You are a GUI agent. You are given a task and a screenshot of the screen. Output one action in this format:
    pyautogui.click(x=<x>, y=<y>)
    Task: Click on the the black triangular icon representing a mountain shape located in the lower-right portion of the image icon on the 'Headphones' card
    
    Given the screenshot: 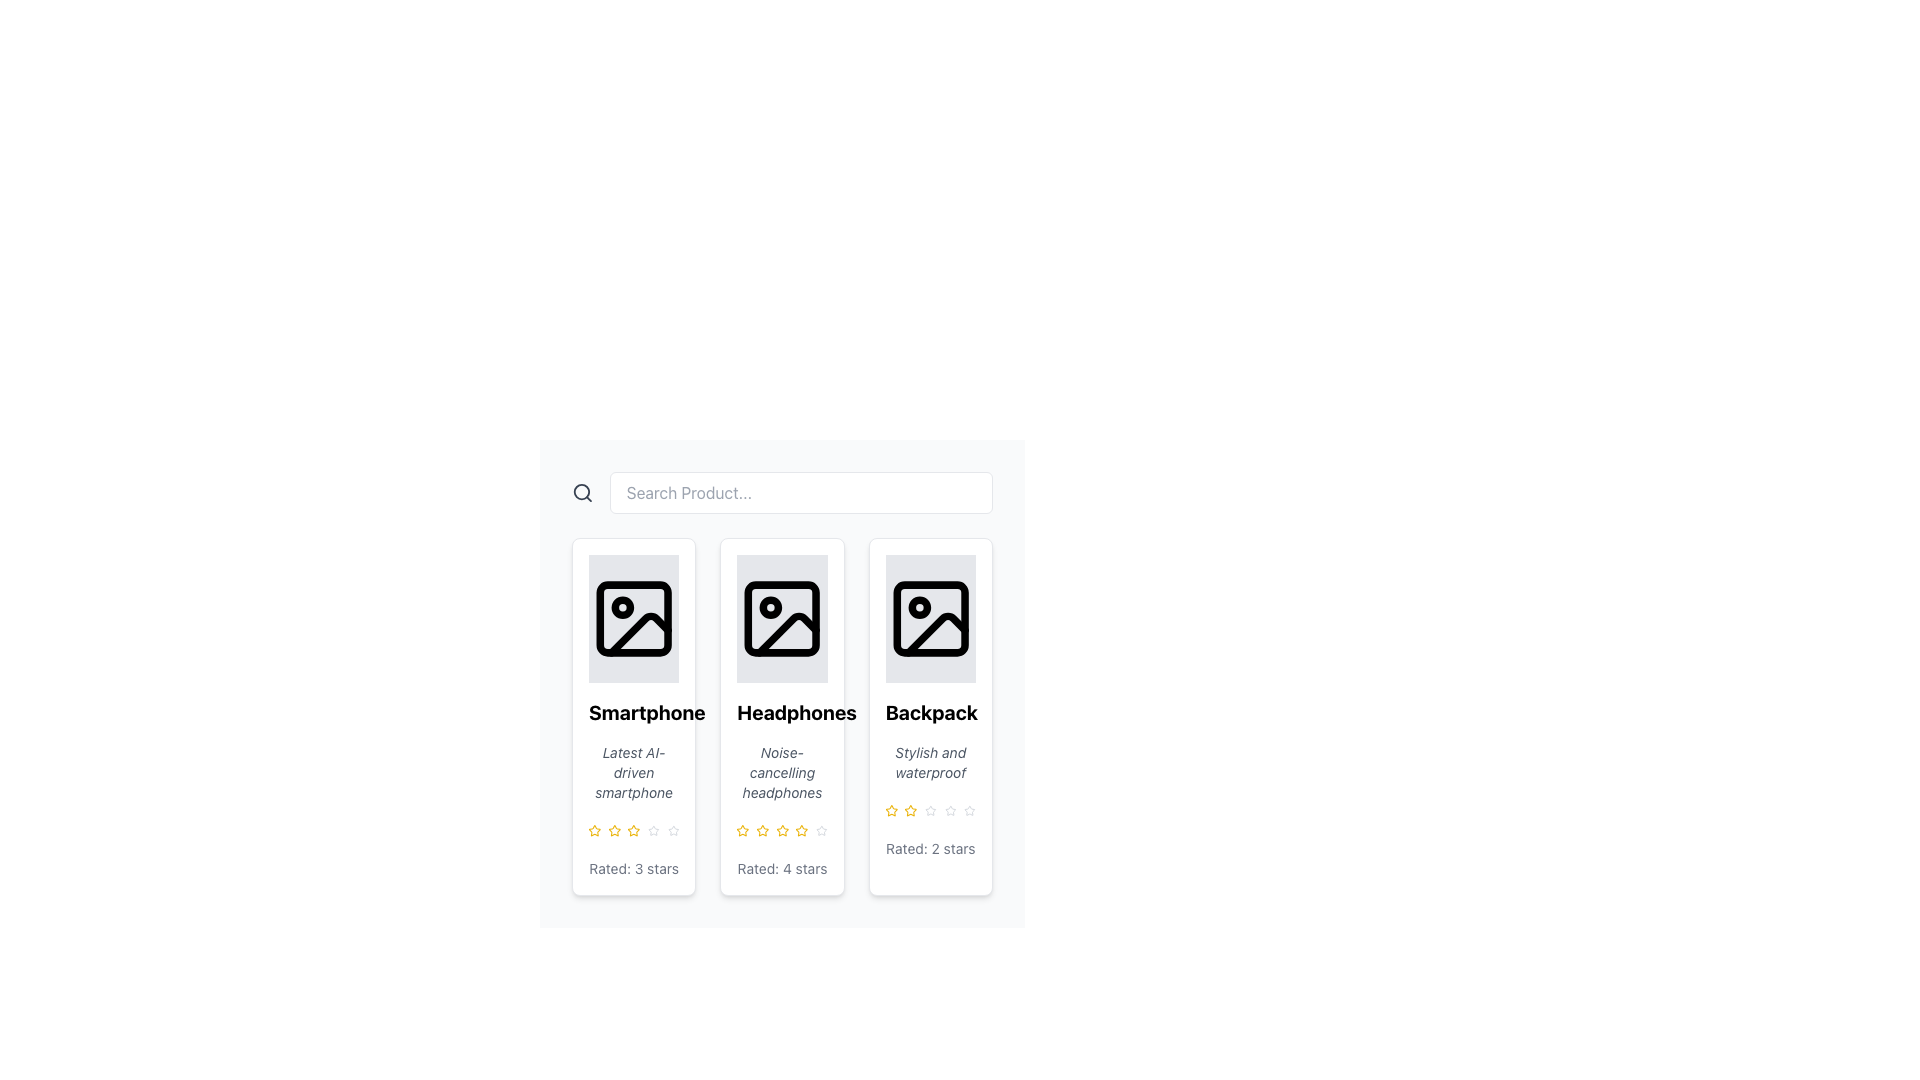 What is the action you would take?
    pyautogui.click(x=787, y=634)
    